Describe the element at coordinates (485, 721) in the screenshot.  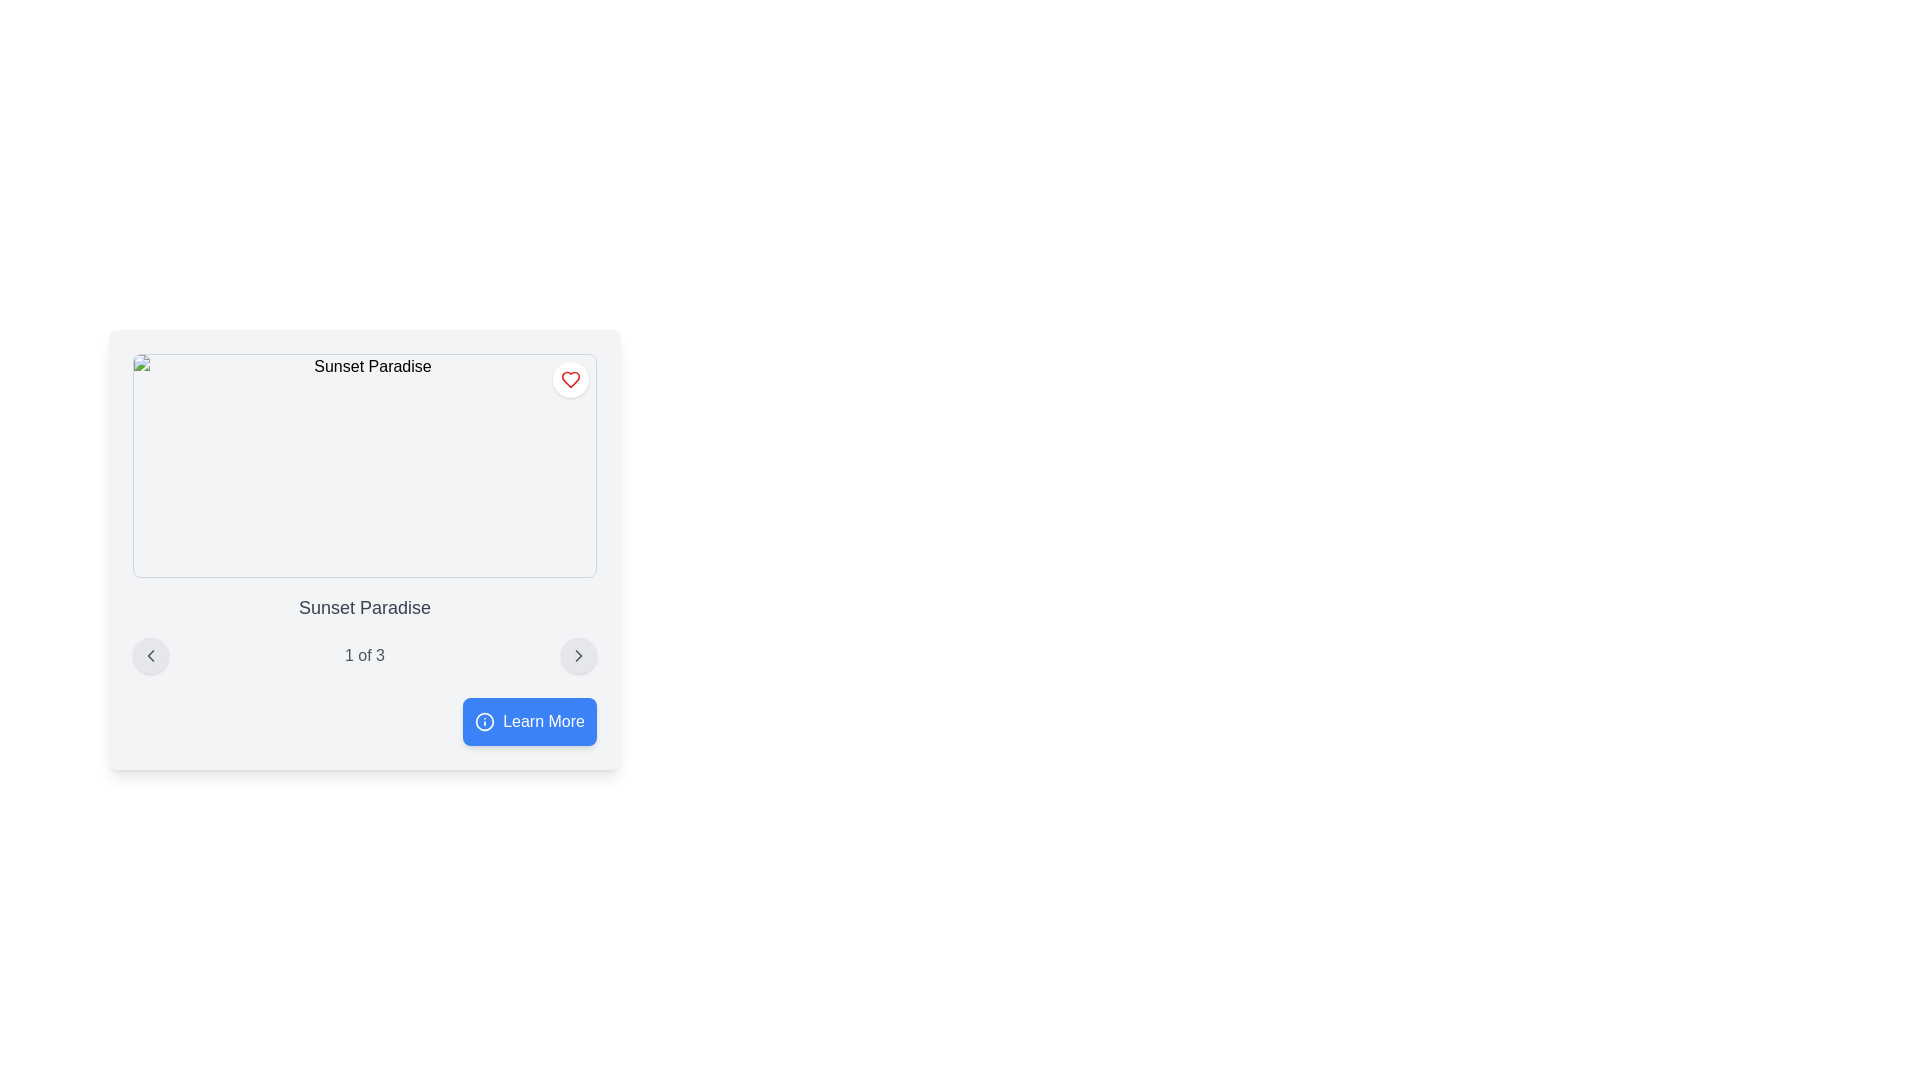
I see `the icon located on the left side of the 'Learn More' button` at that location.